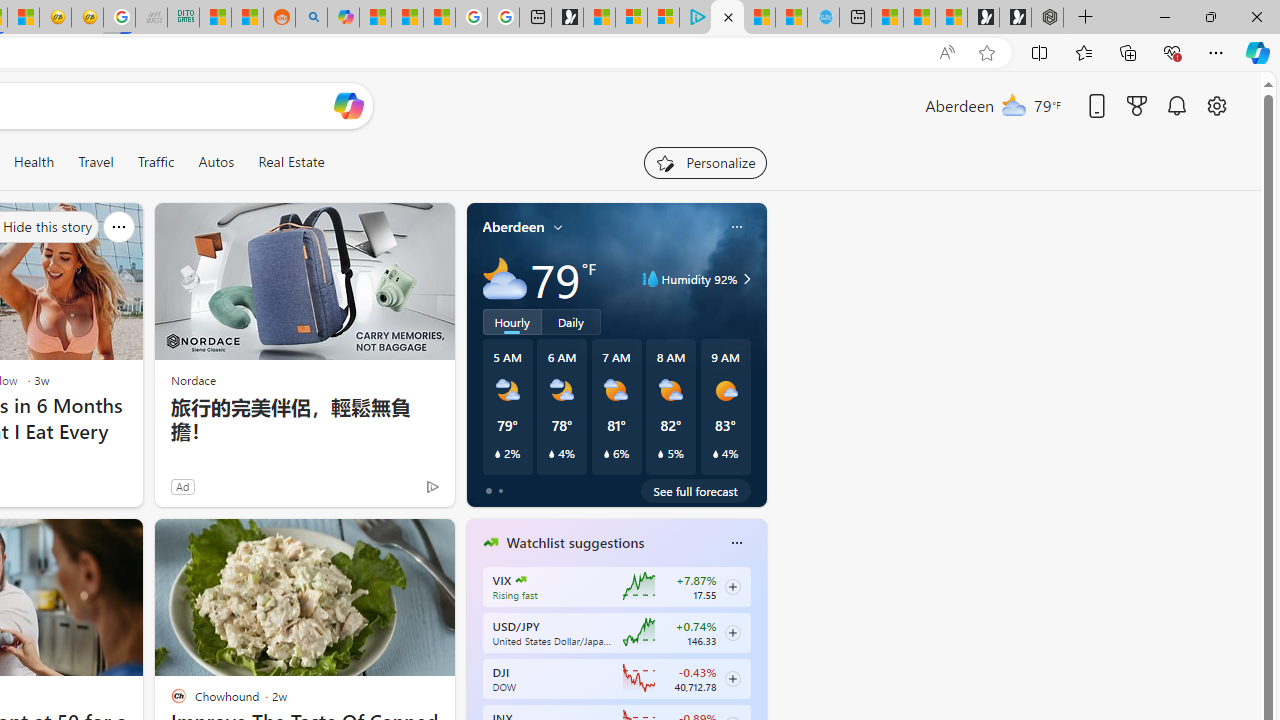  What do you see at coordinates (512, 320) in the screenshot?
I see `'Hourly'` at bounding box center [512, 320].